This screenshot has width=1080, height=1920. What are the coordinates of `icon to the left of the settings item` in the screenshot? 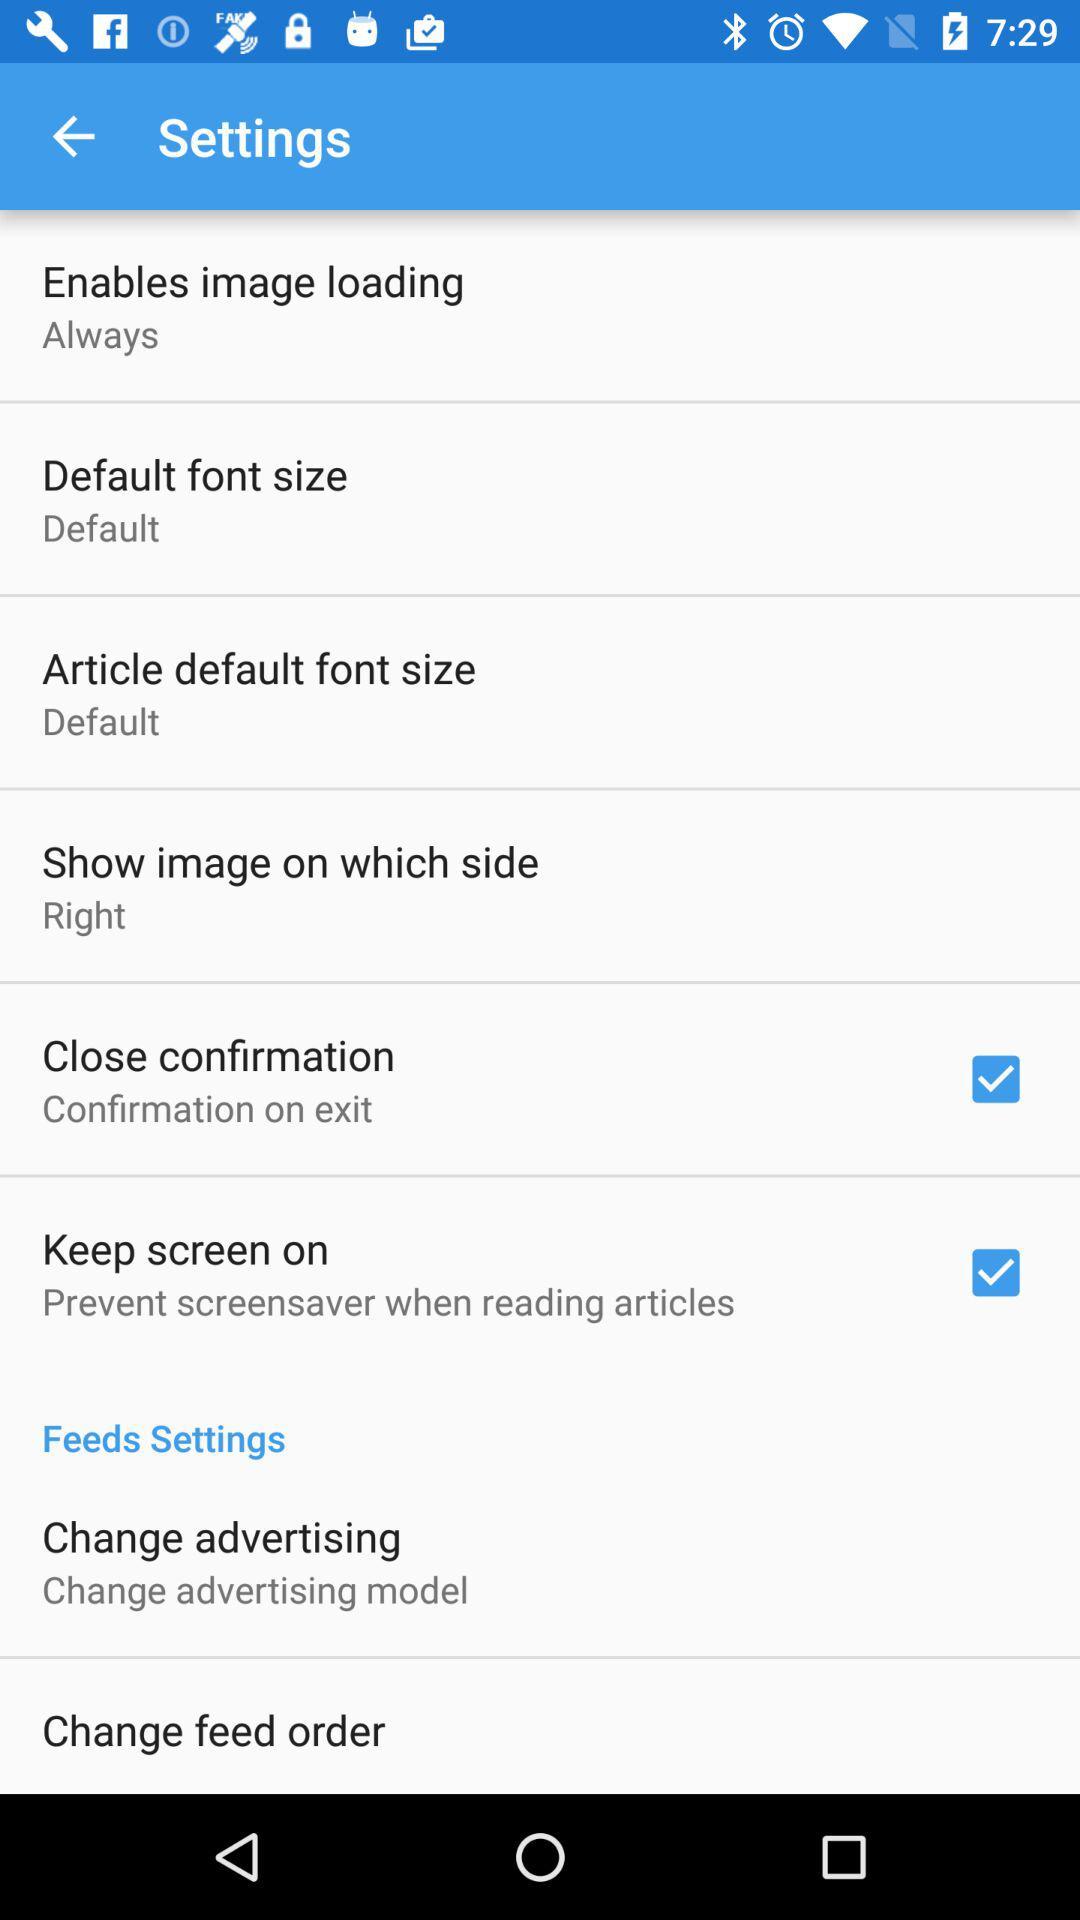 It's located at (72, 135).